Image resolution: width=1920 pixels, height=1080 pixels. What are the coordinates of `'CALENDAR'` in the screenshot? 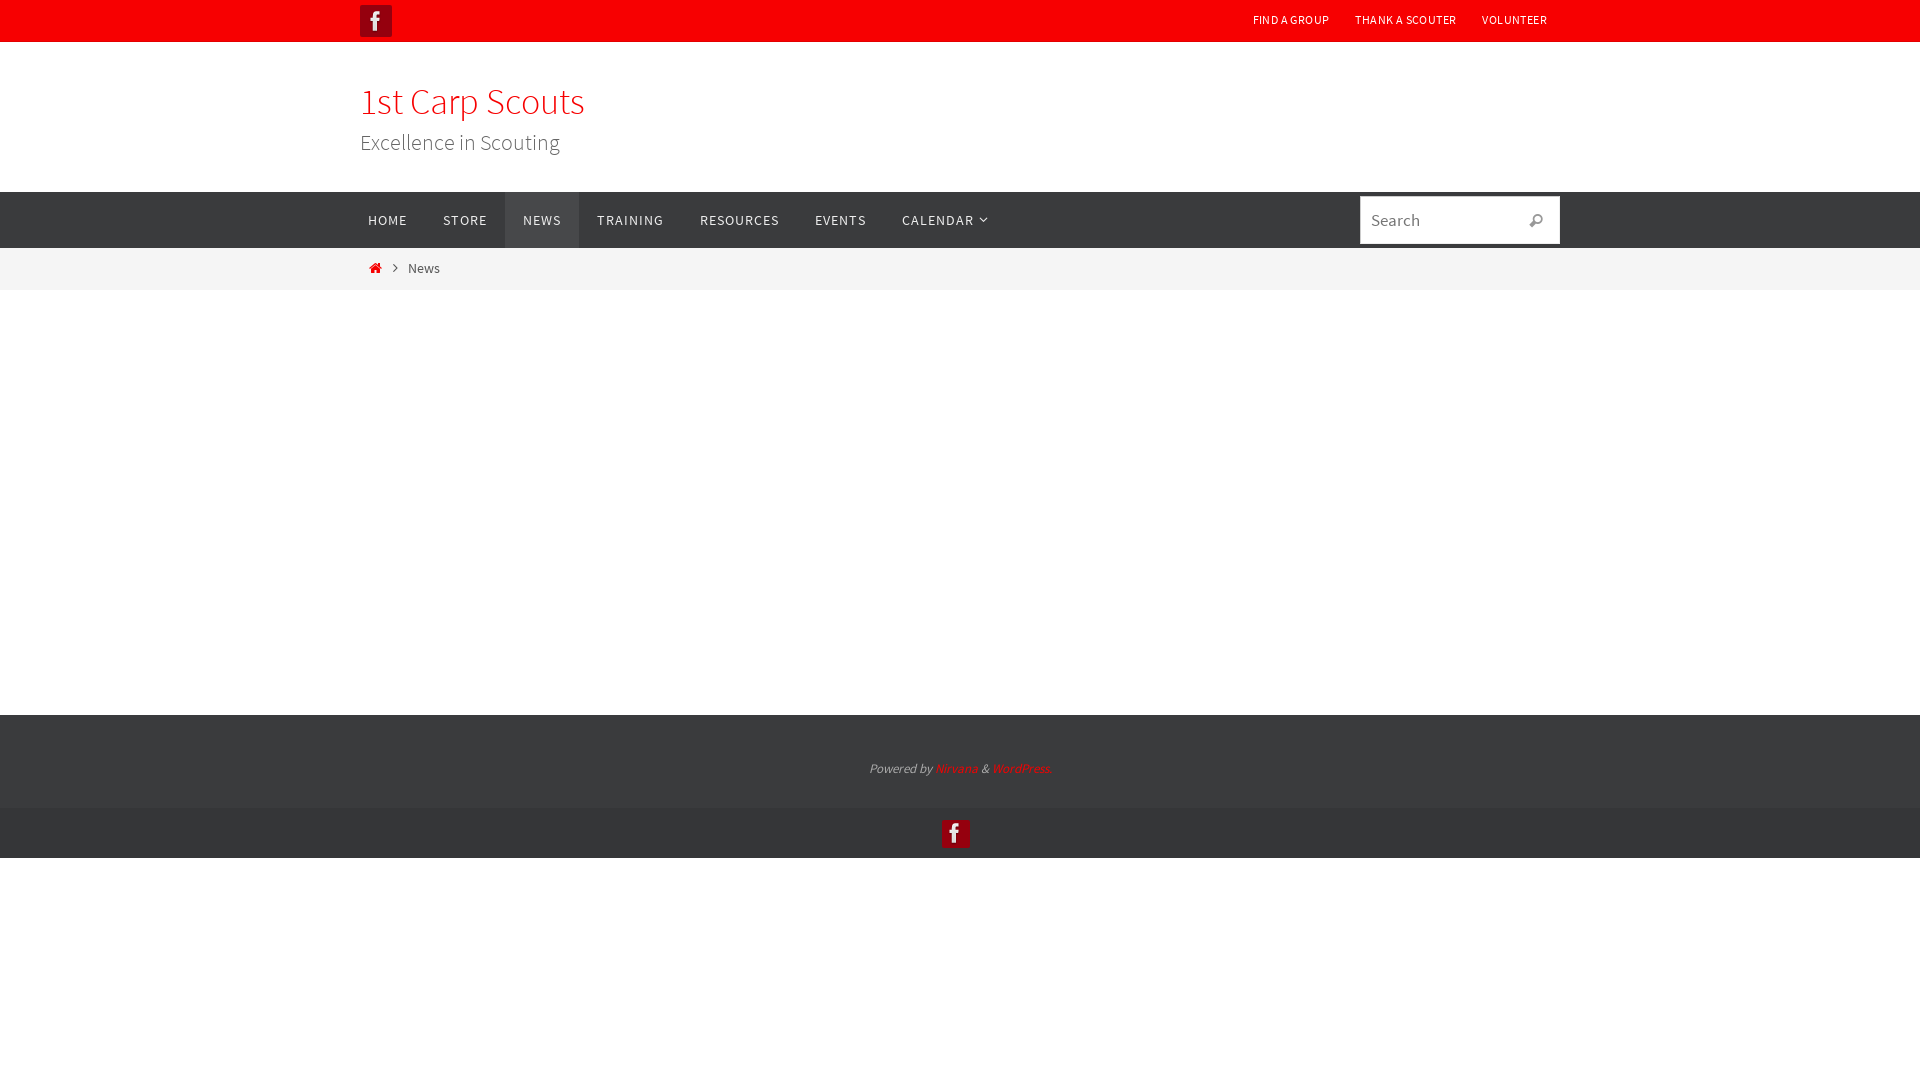 It's located at (939, 219).